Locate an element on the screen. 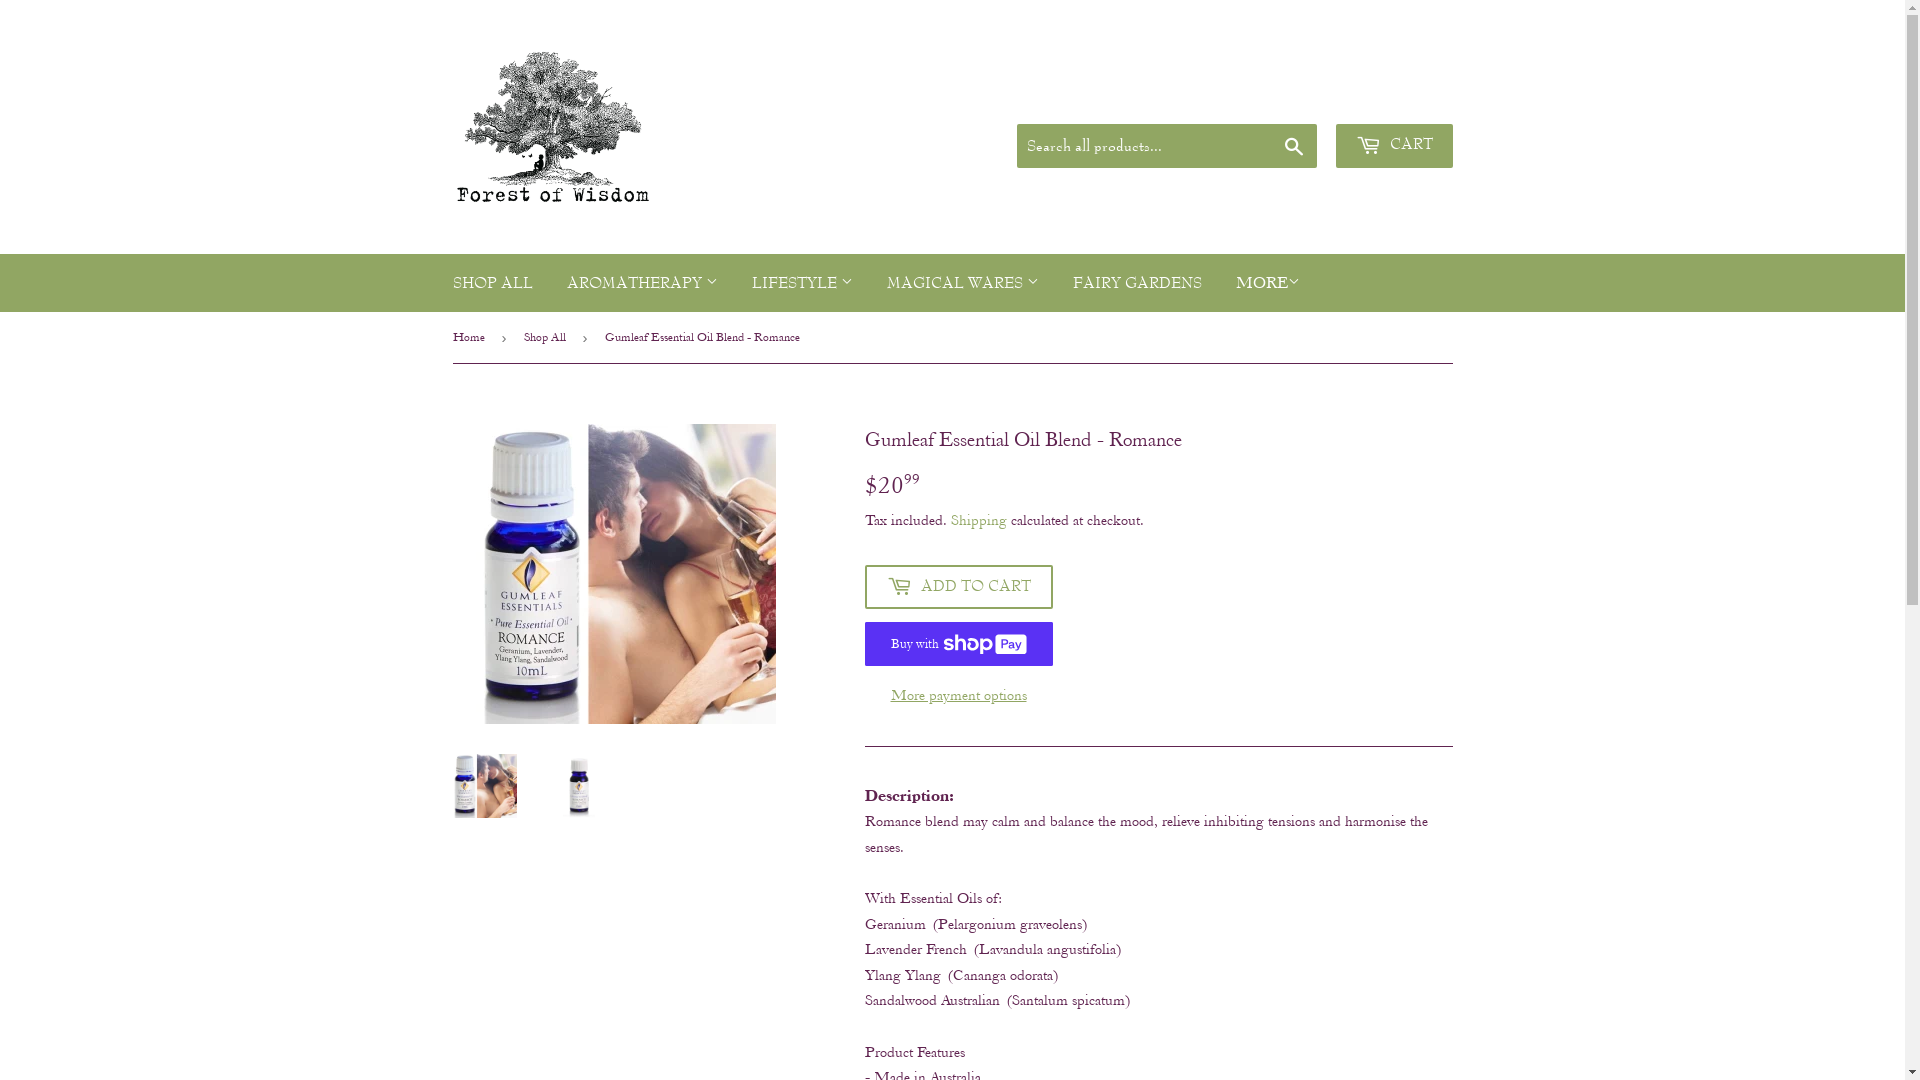 The width and height of the screenshot is (1920, 1080). 'FAIRY GARDENS' is located at coordinates (1056, 283).